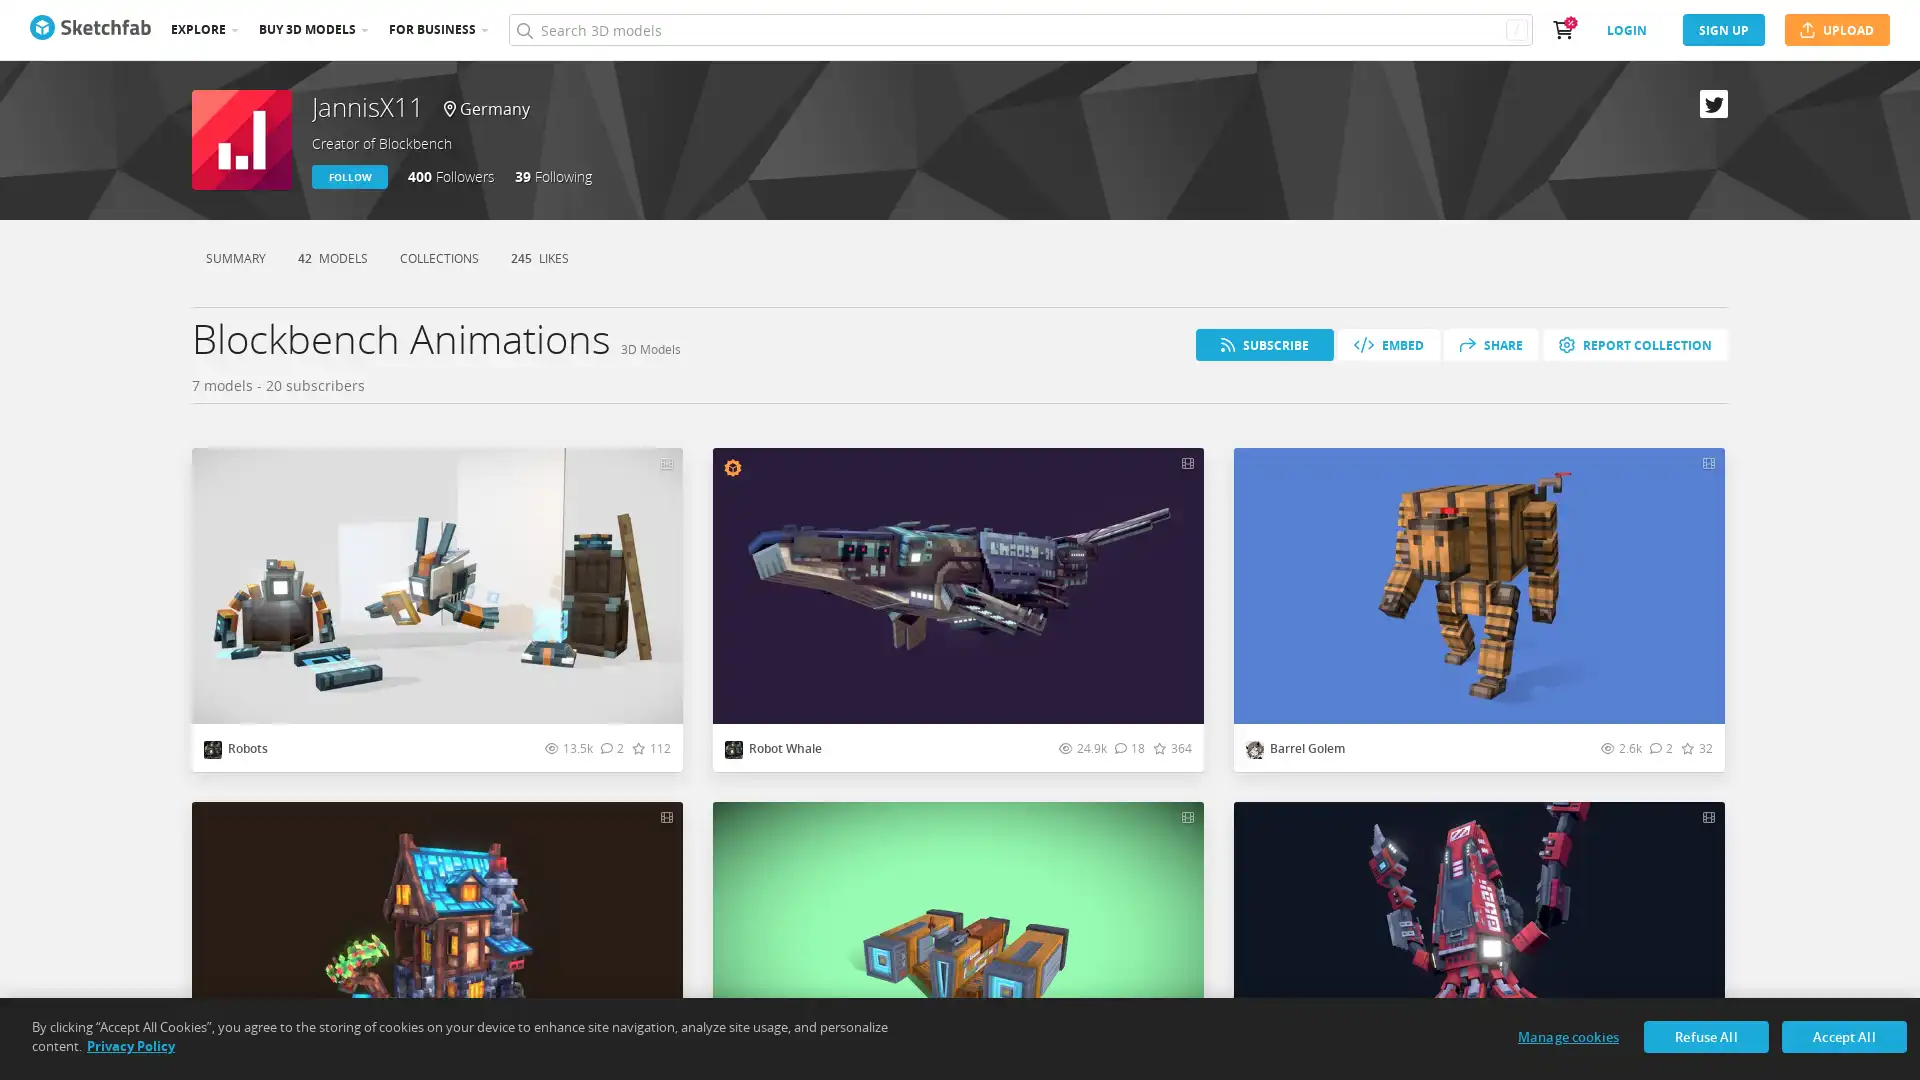 This screenshot has width=1920, height=1080. I want to click on SHARE, so click(1491, 343).